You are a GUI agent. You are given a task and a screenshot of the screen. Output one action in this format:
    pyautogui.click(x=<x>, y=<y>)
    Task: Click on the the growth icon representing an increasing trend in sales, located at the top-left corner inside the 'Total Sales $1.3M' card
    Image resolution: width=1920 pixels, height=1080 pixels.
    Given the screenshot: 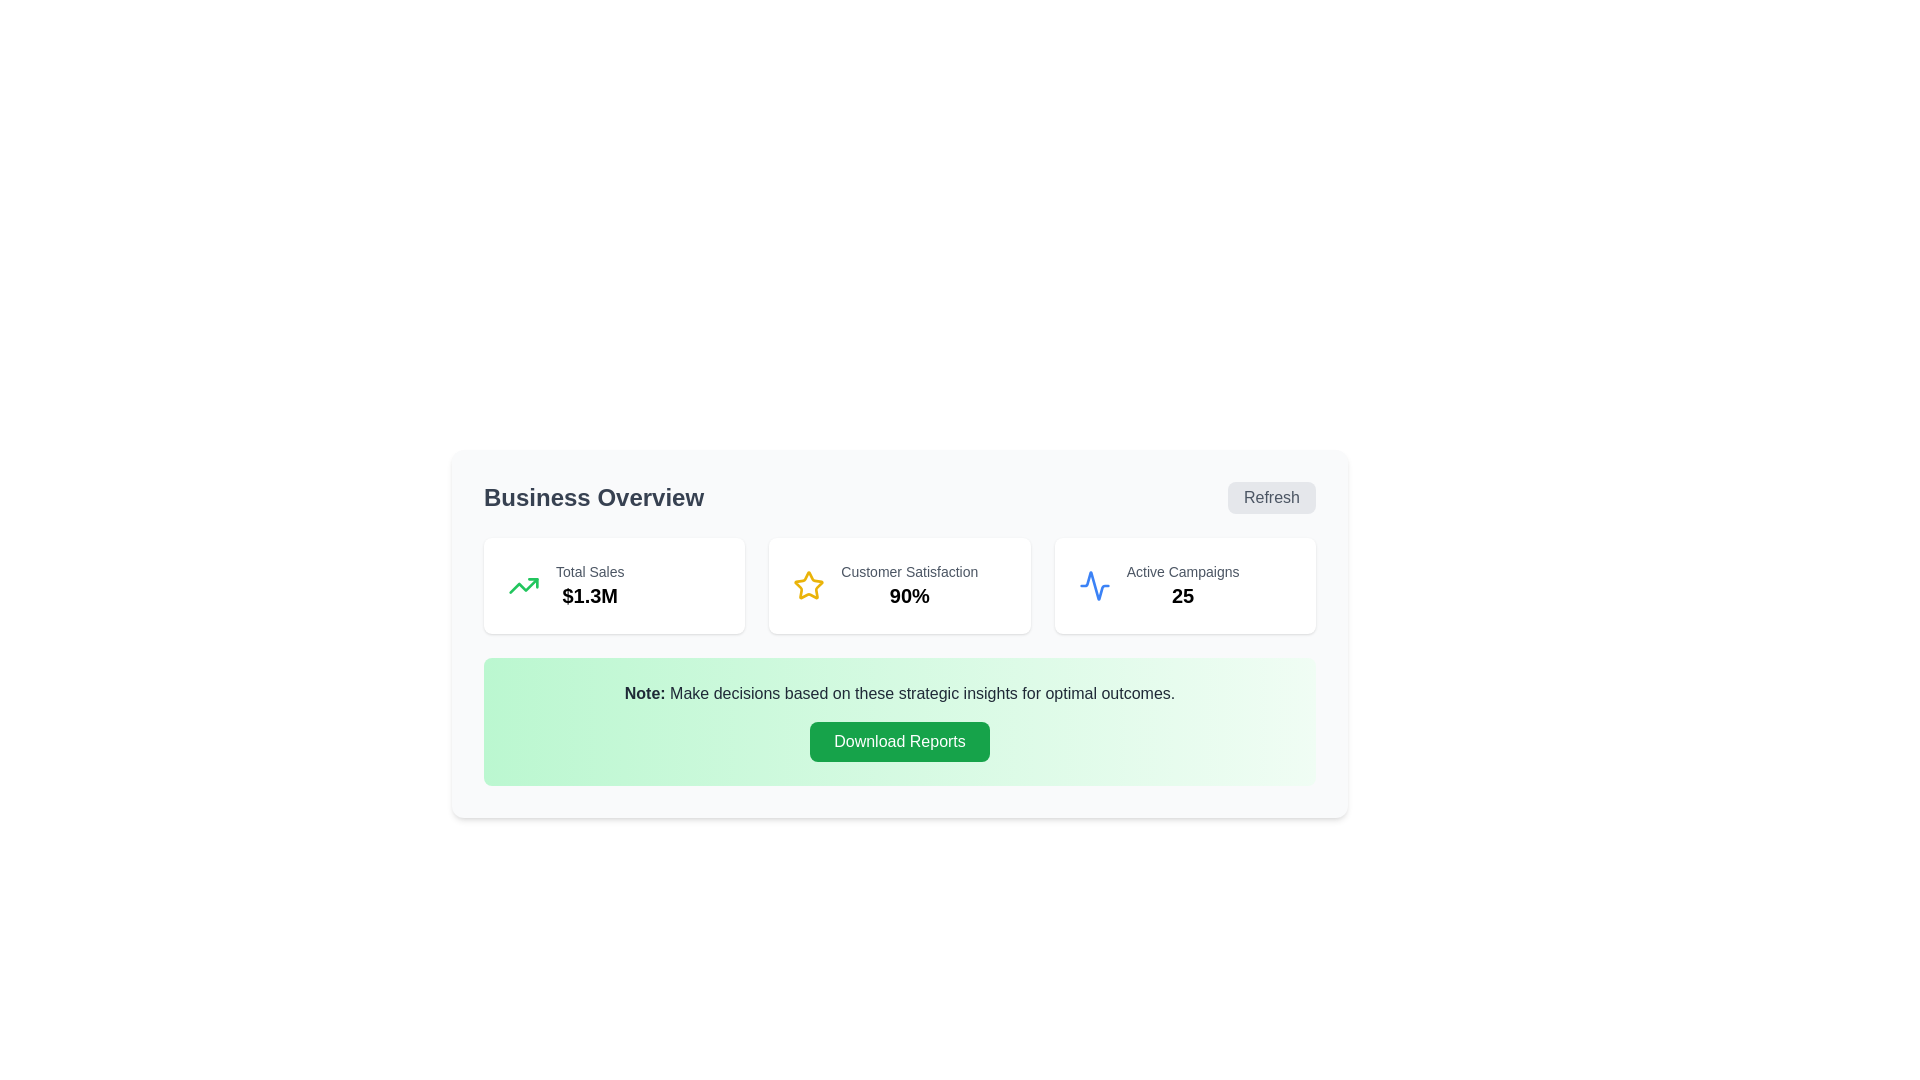 What is the action you would take?
    pyautogui.click(x=523, y=585)
    